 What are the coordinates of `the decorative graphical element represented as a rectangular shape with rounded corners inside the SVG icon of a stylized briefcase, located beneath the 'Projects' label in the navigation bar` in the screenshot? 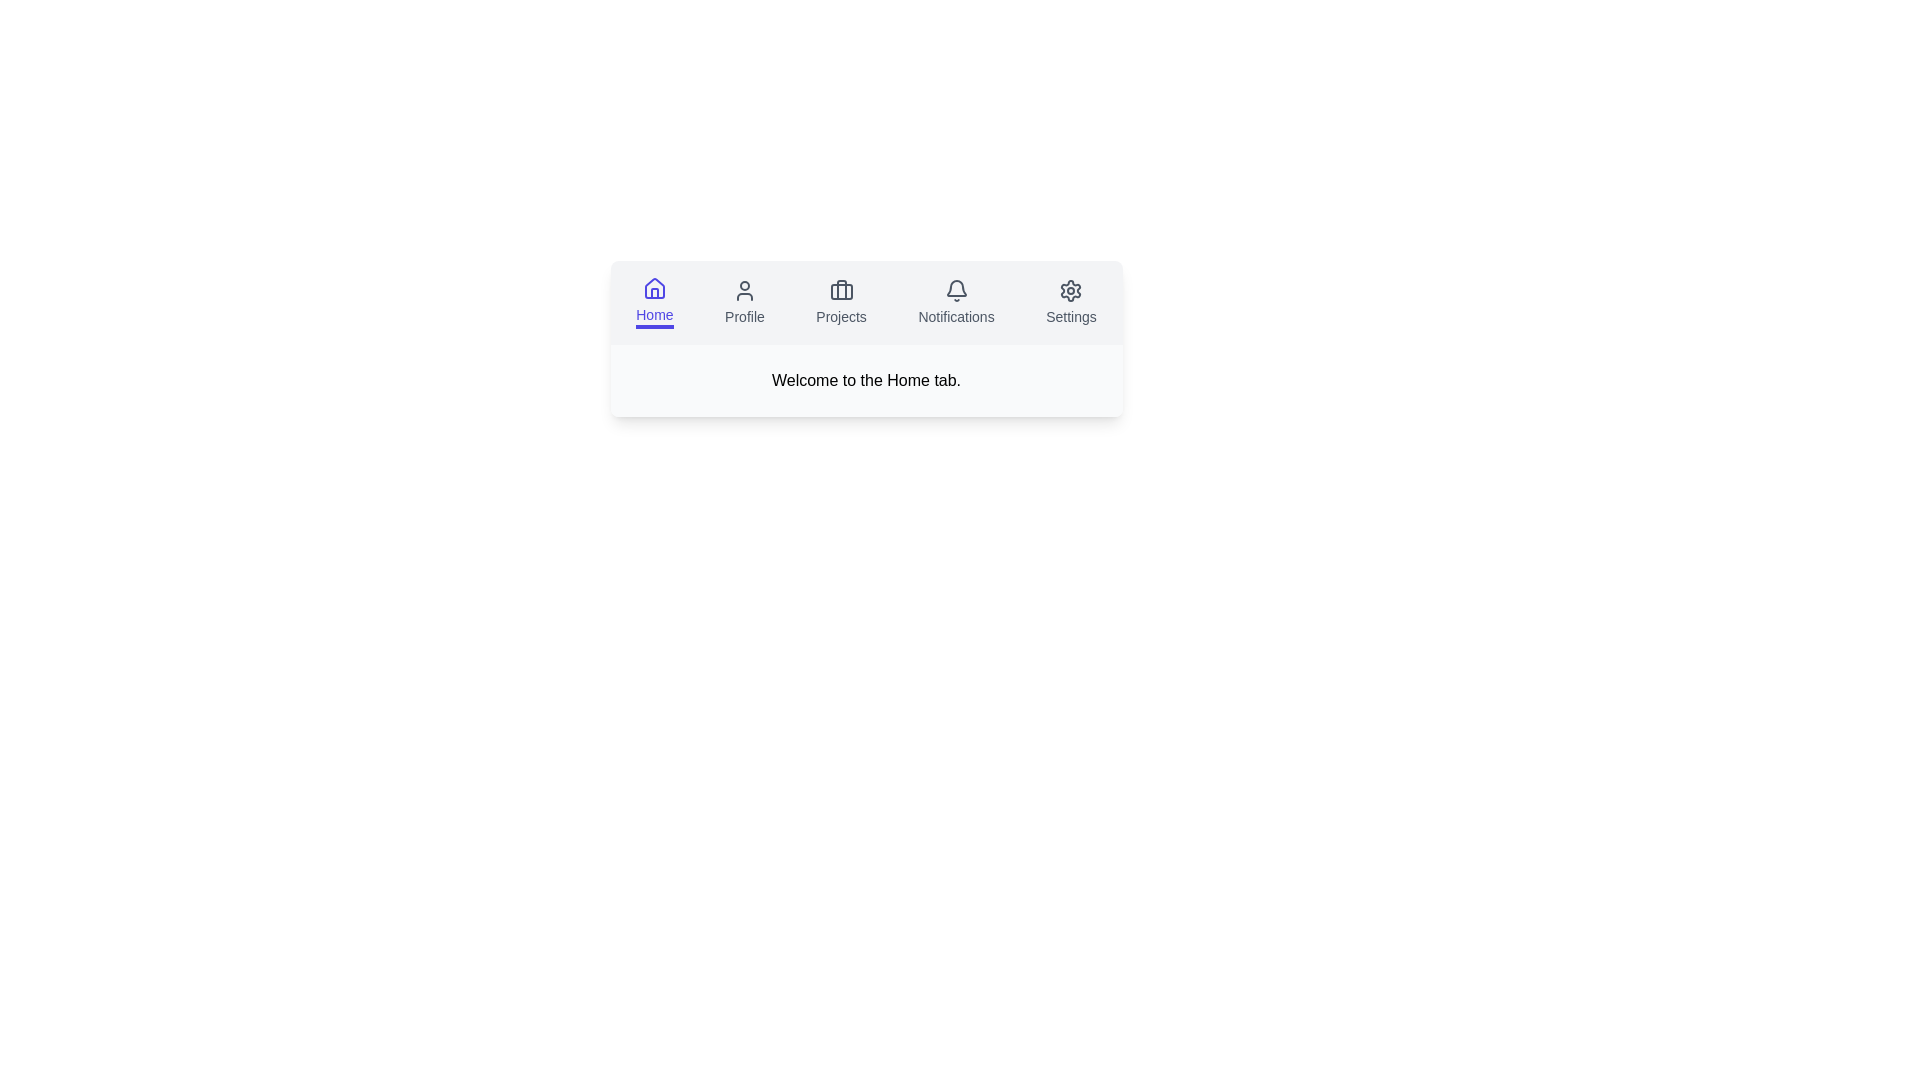 It's located at (841, 292).